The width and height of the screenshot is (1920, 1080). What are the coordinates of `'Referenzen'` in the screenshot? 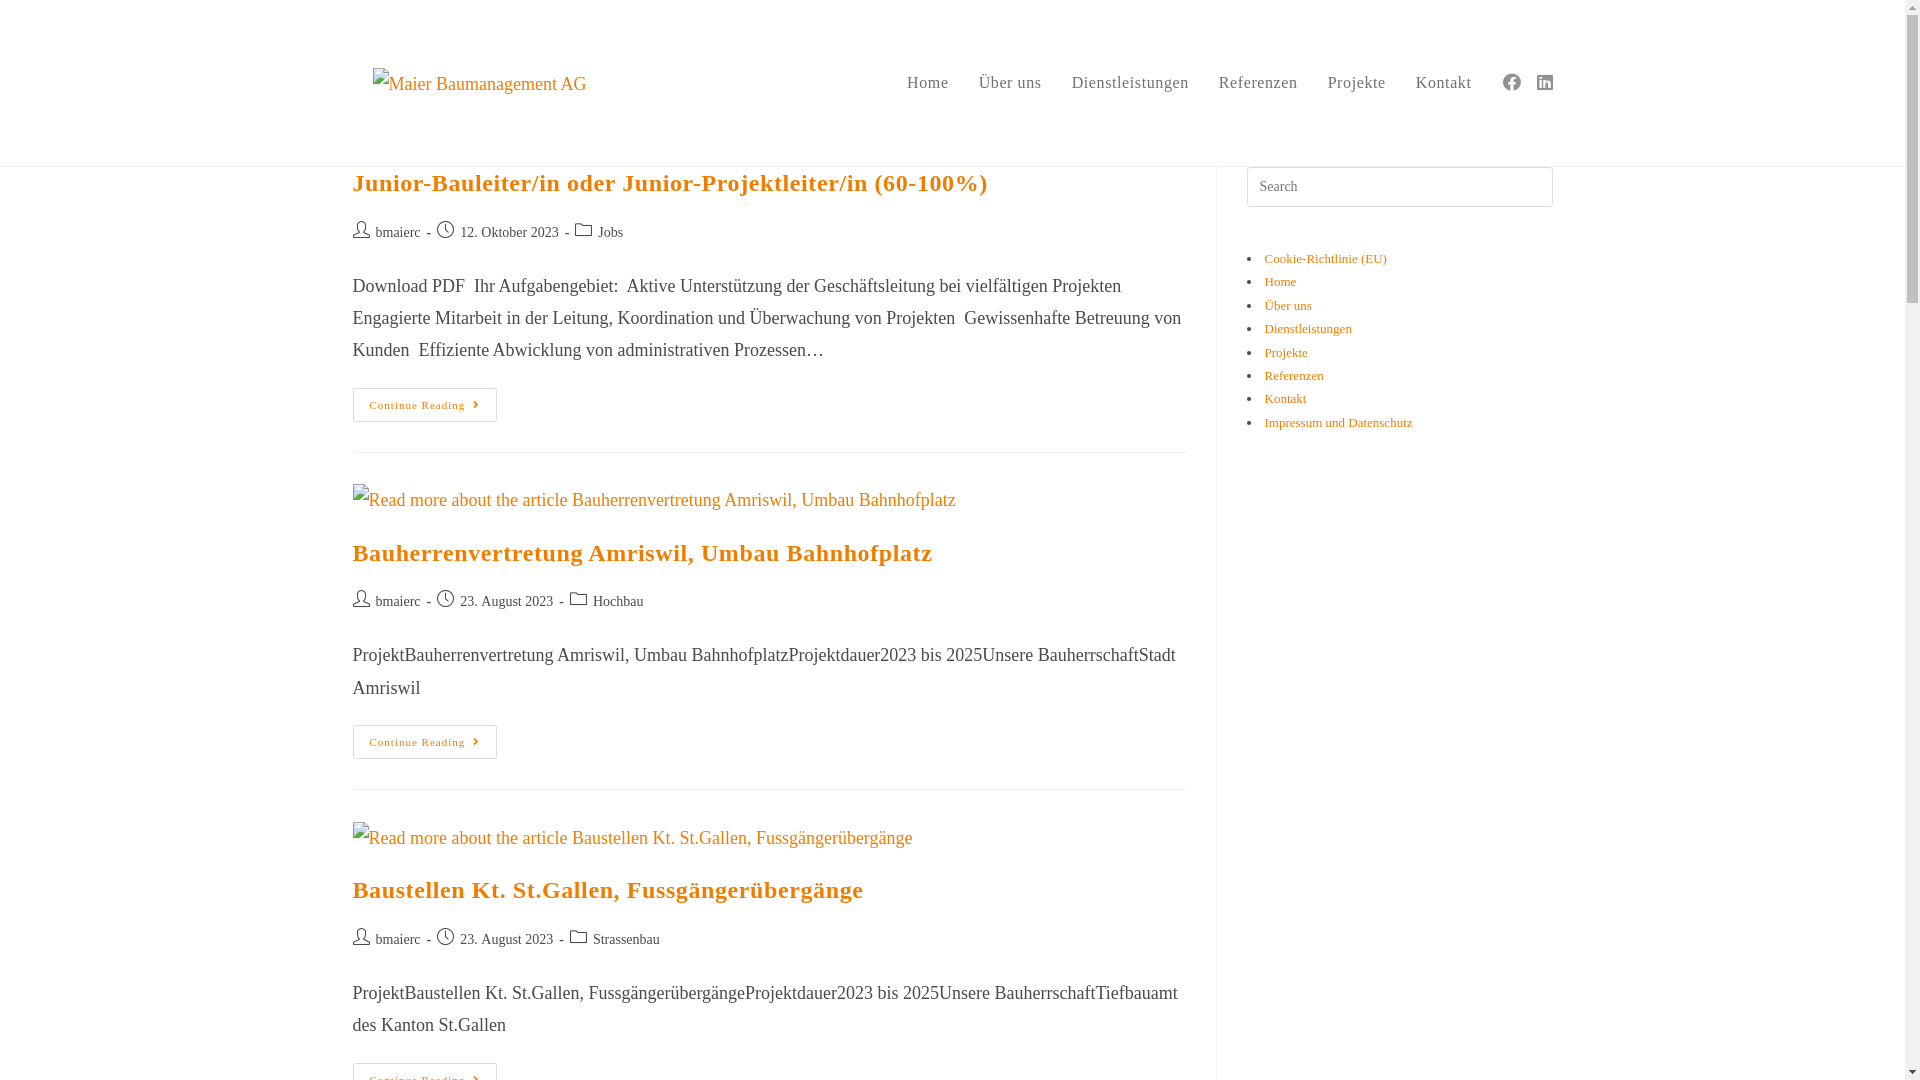 It's located at (1257, 82).